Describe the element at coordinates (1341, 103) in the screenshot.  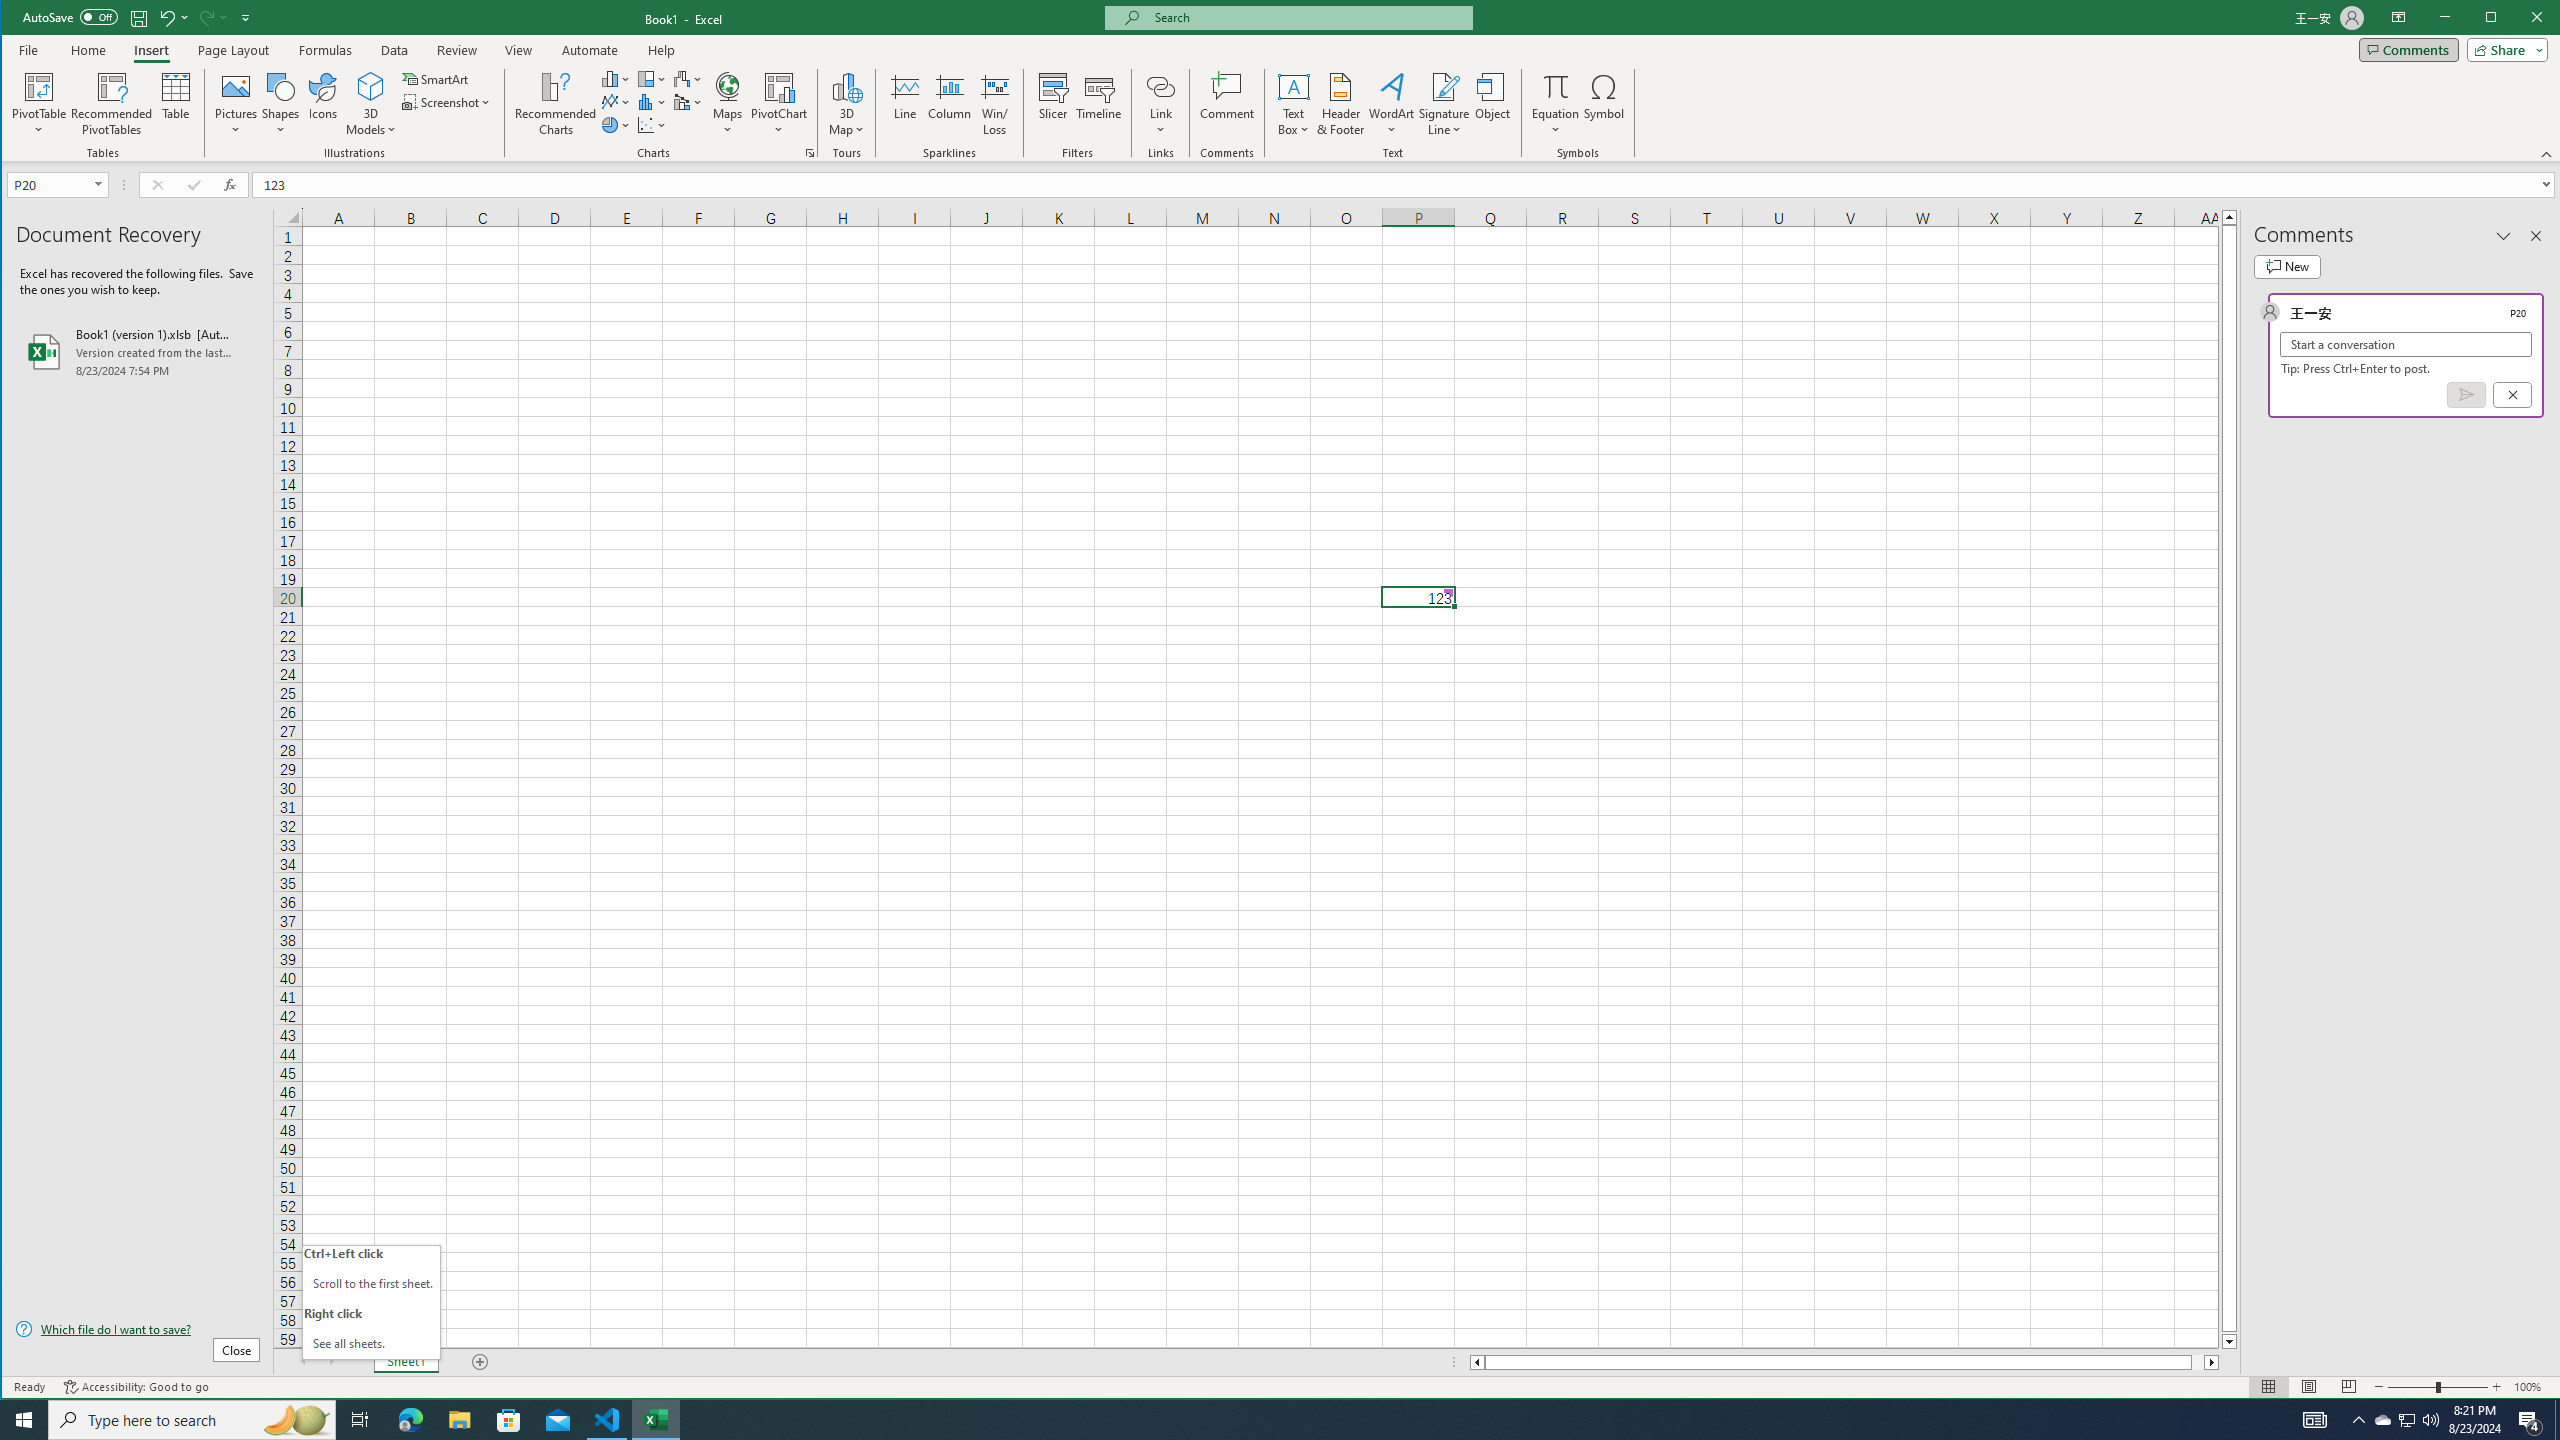
I see `'Header & Footer...'` at that location.